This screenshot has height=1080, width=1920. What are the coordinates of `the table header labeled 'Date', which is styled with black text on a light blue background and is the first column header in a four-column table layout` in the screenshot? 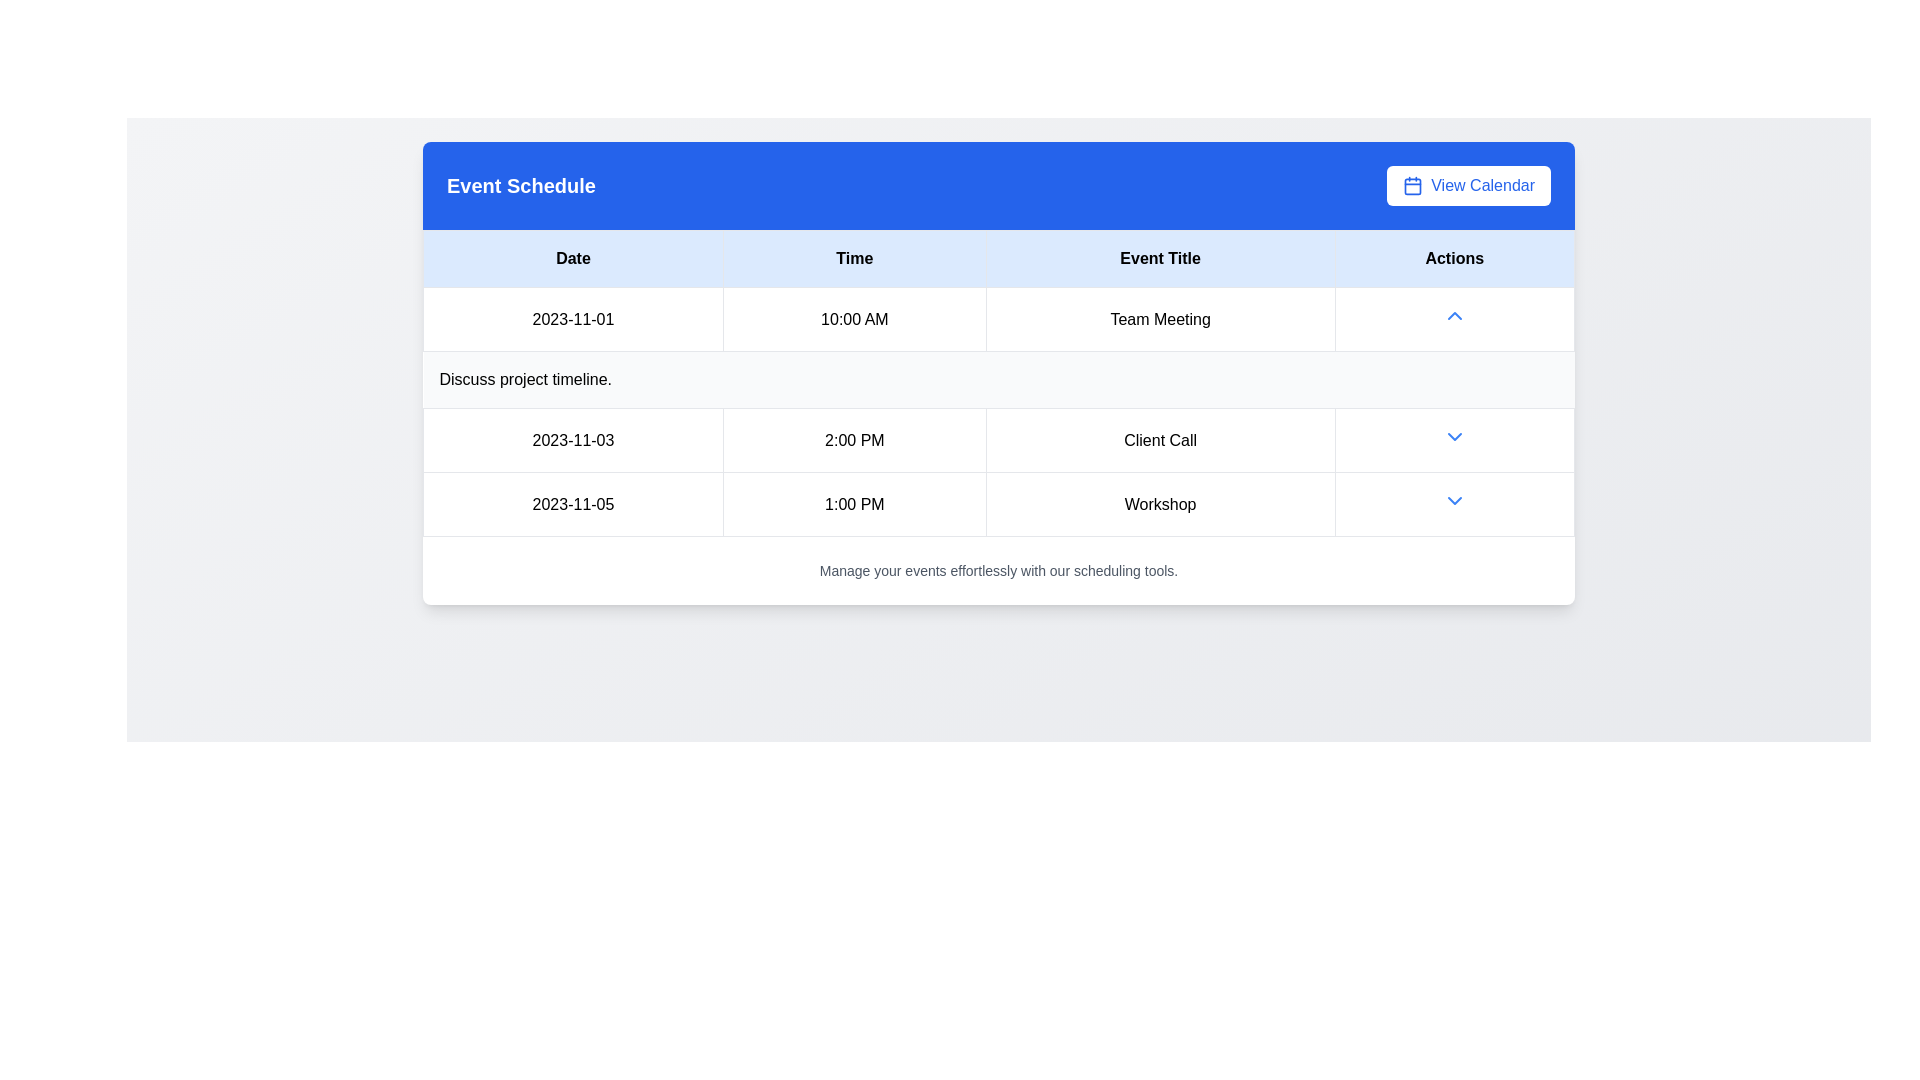 It's located at (572, 257).